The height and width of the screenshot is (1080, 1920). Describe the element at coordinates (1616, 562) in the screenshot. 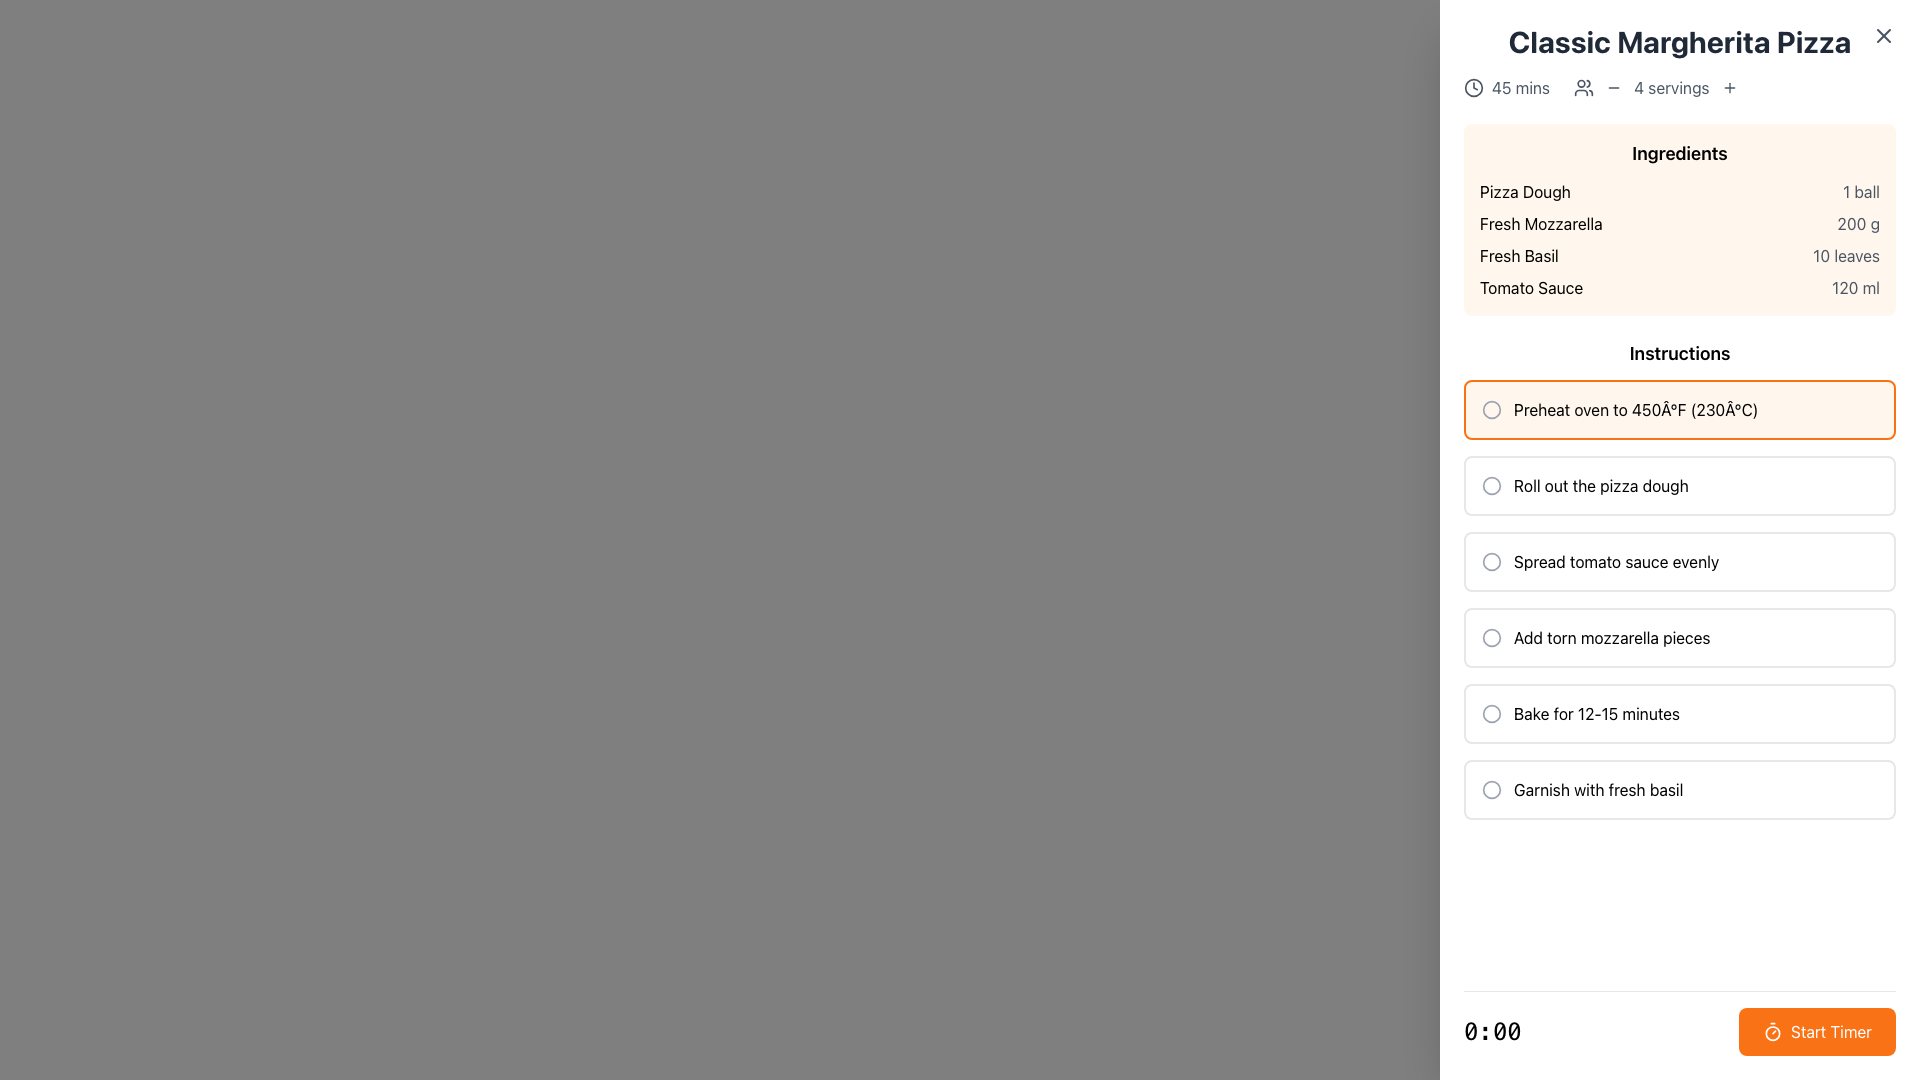

I see `the text label that reads 'Spread tomato sauce evenly', which is the third step in the 'Instructions' list on the right panel of the interface` at that location.